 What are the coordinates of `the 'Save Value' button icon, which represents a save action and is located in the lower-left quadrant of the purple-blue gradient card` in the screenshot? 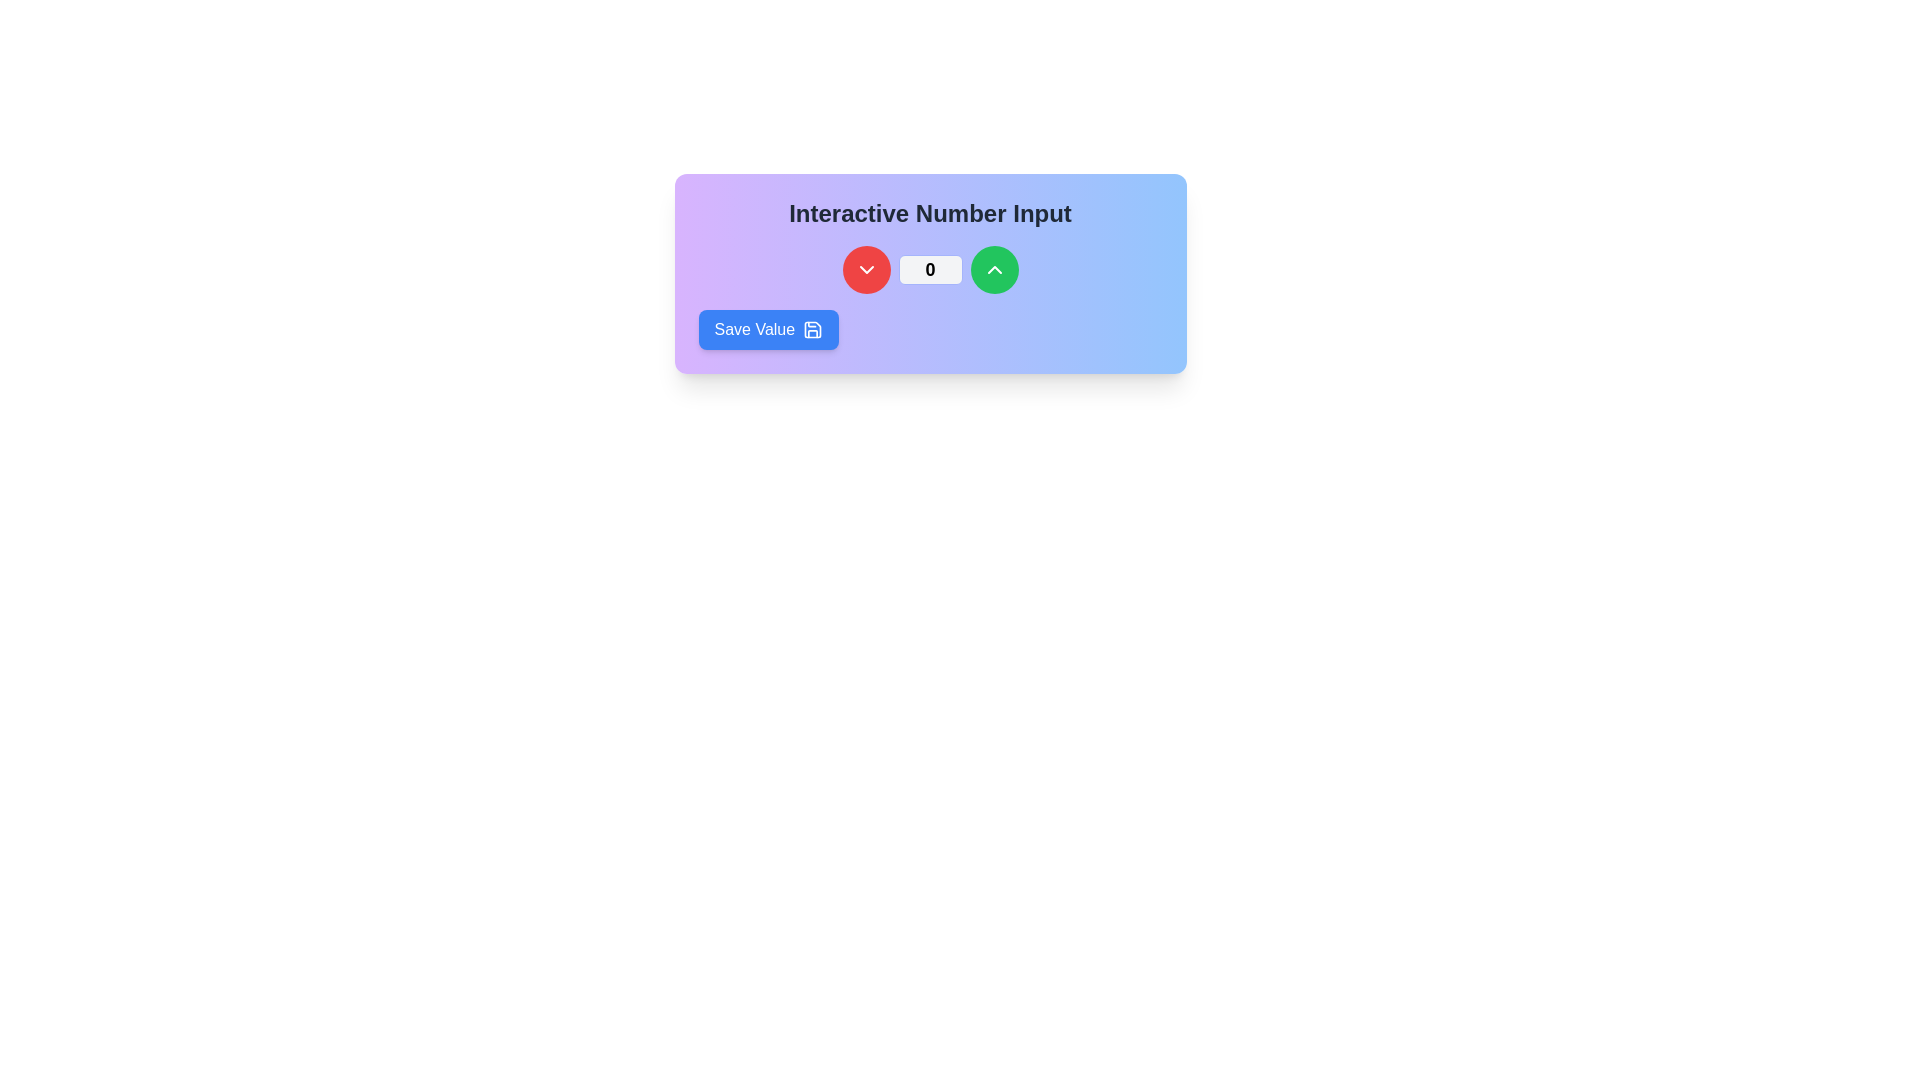 It's located at (813, 329).